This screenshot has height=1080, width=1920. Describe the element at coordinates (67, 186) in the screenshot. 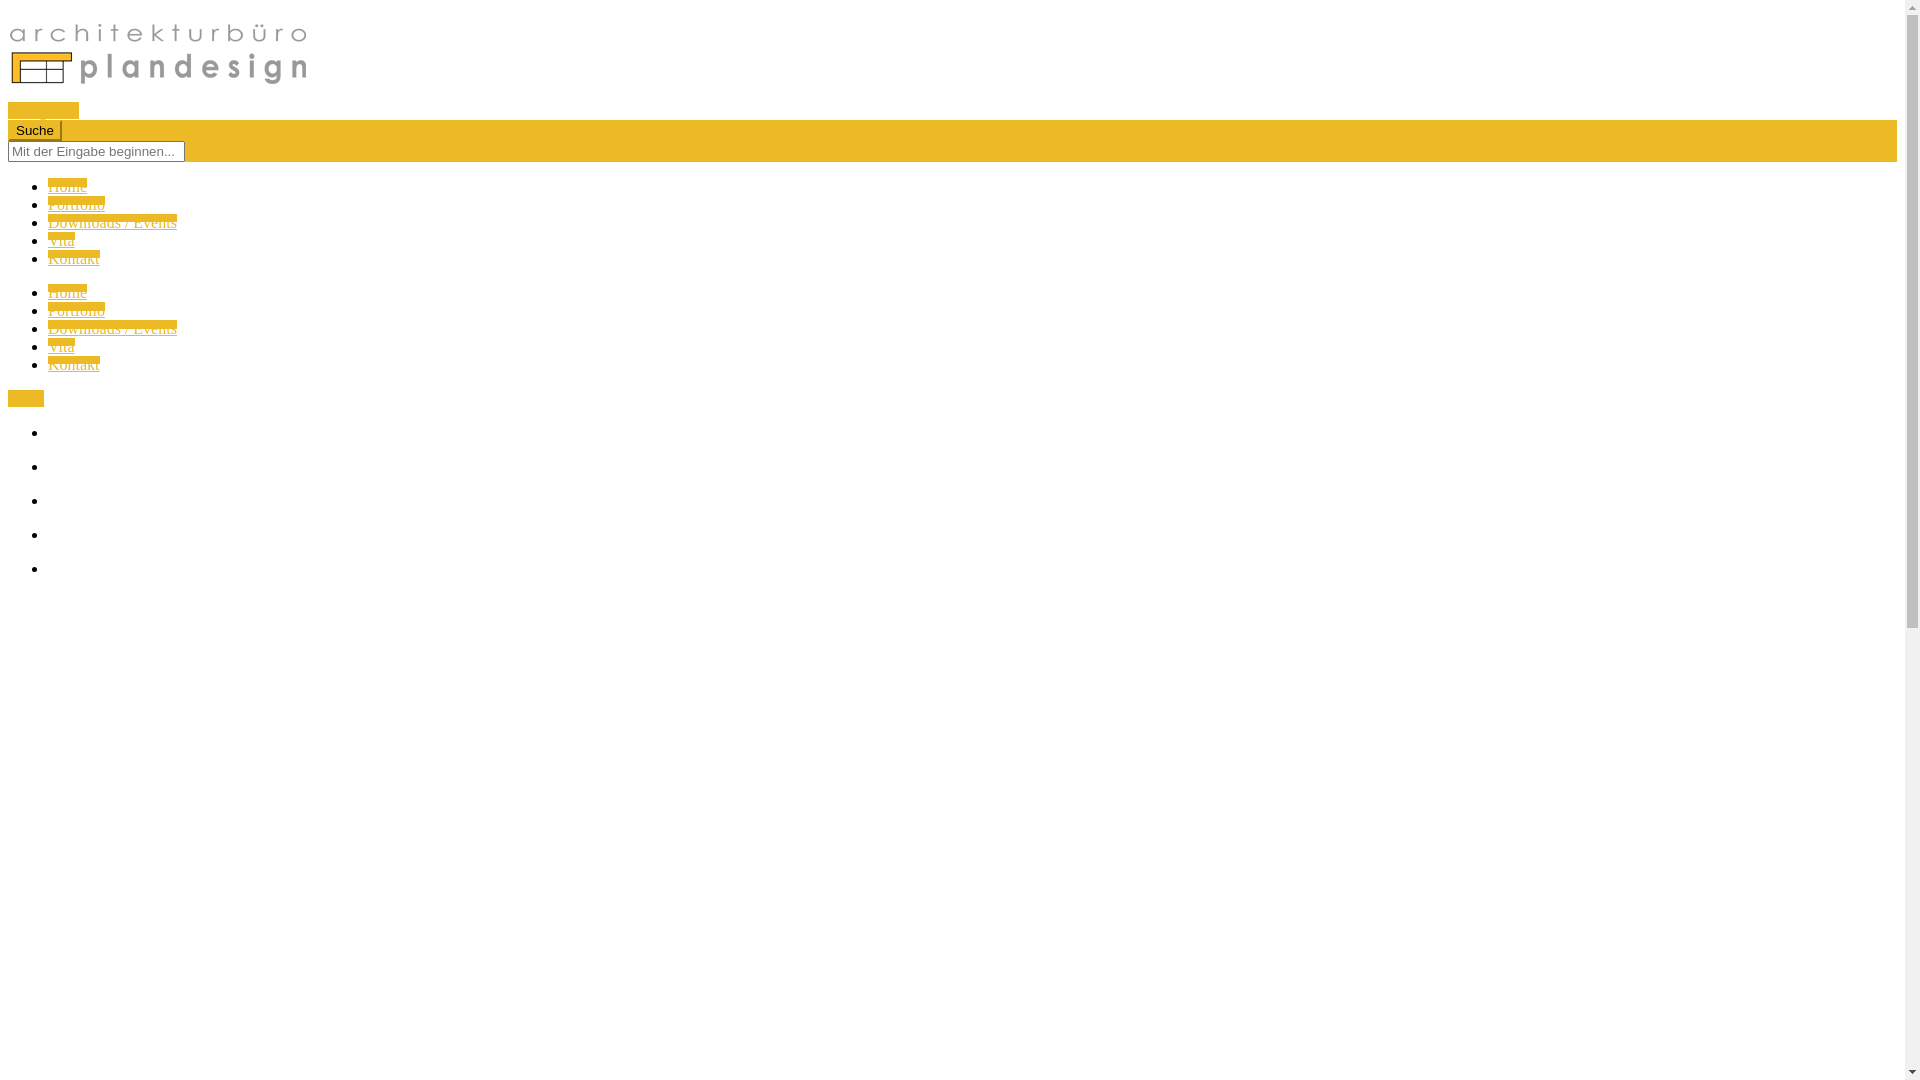

I see `'Home'` at that location.